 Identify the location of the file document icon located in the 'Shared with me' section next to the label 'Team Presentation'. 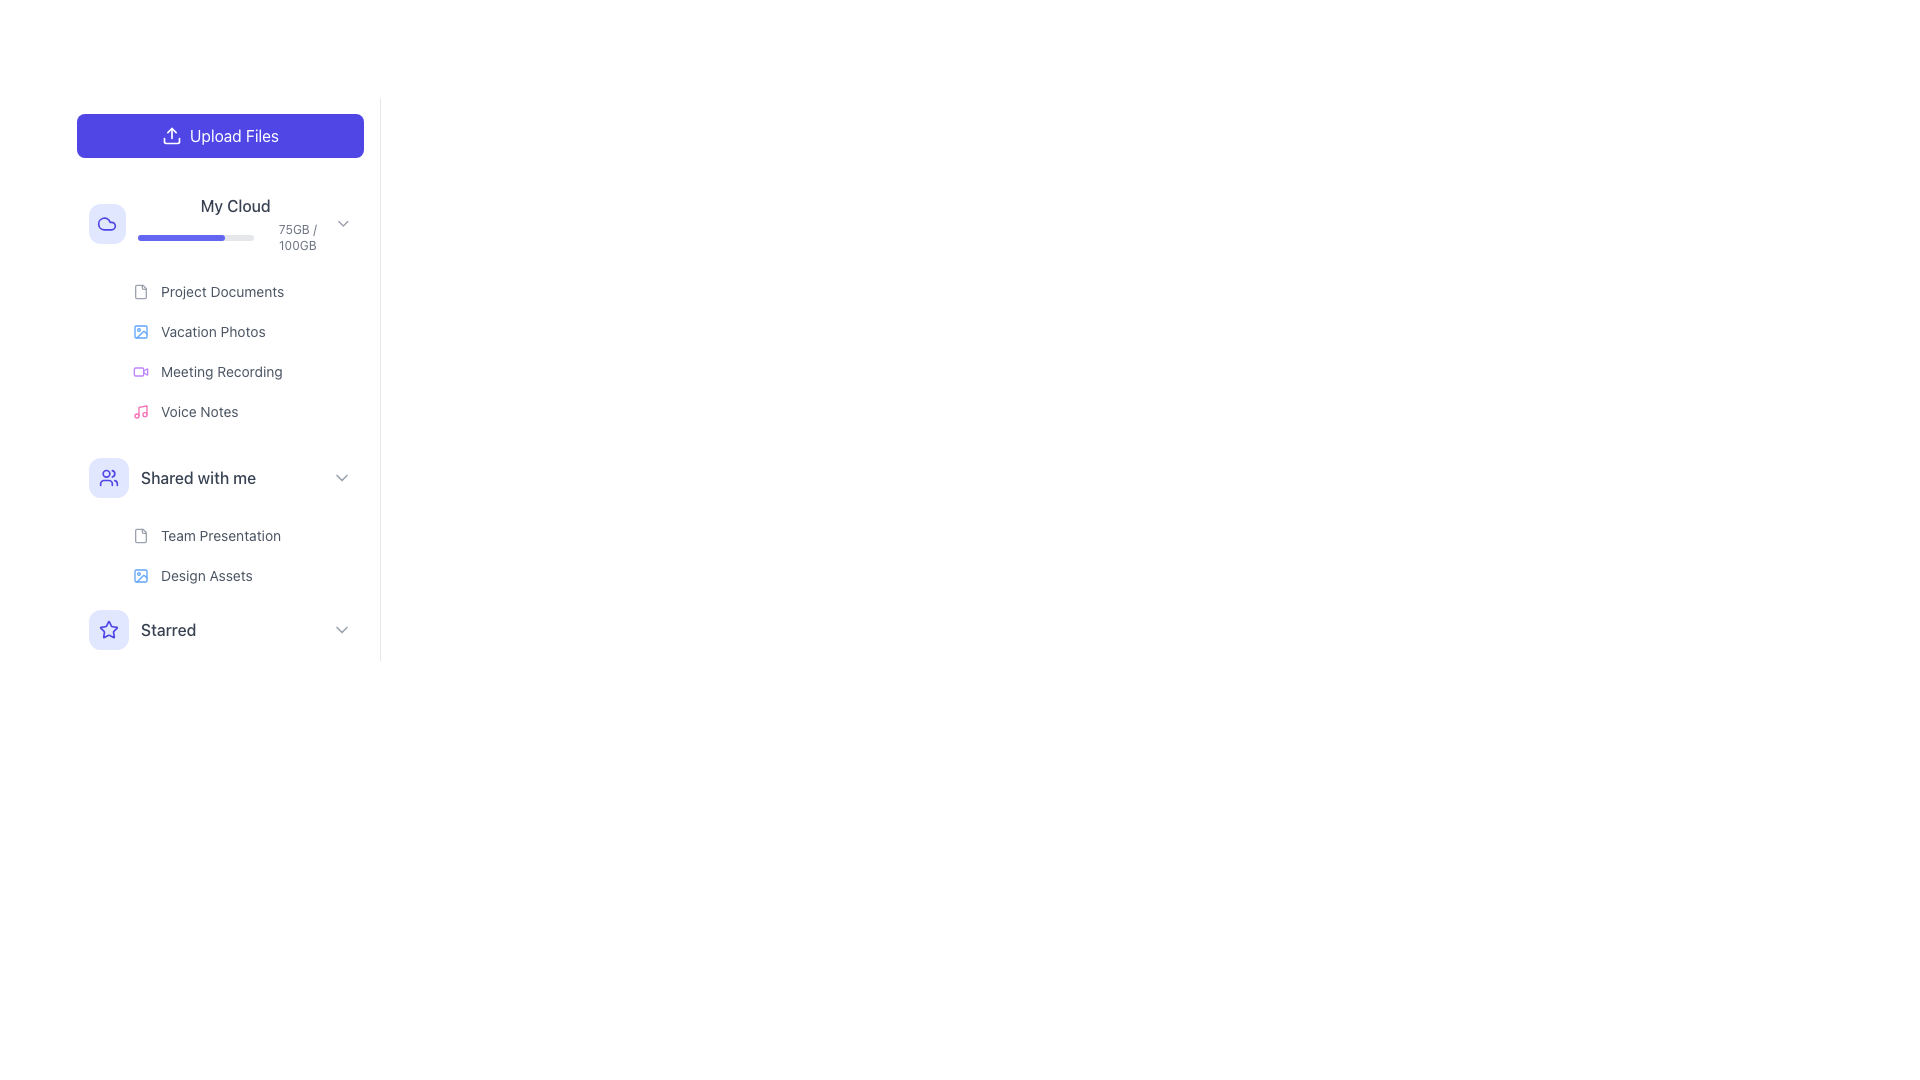
(139, 535).